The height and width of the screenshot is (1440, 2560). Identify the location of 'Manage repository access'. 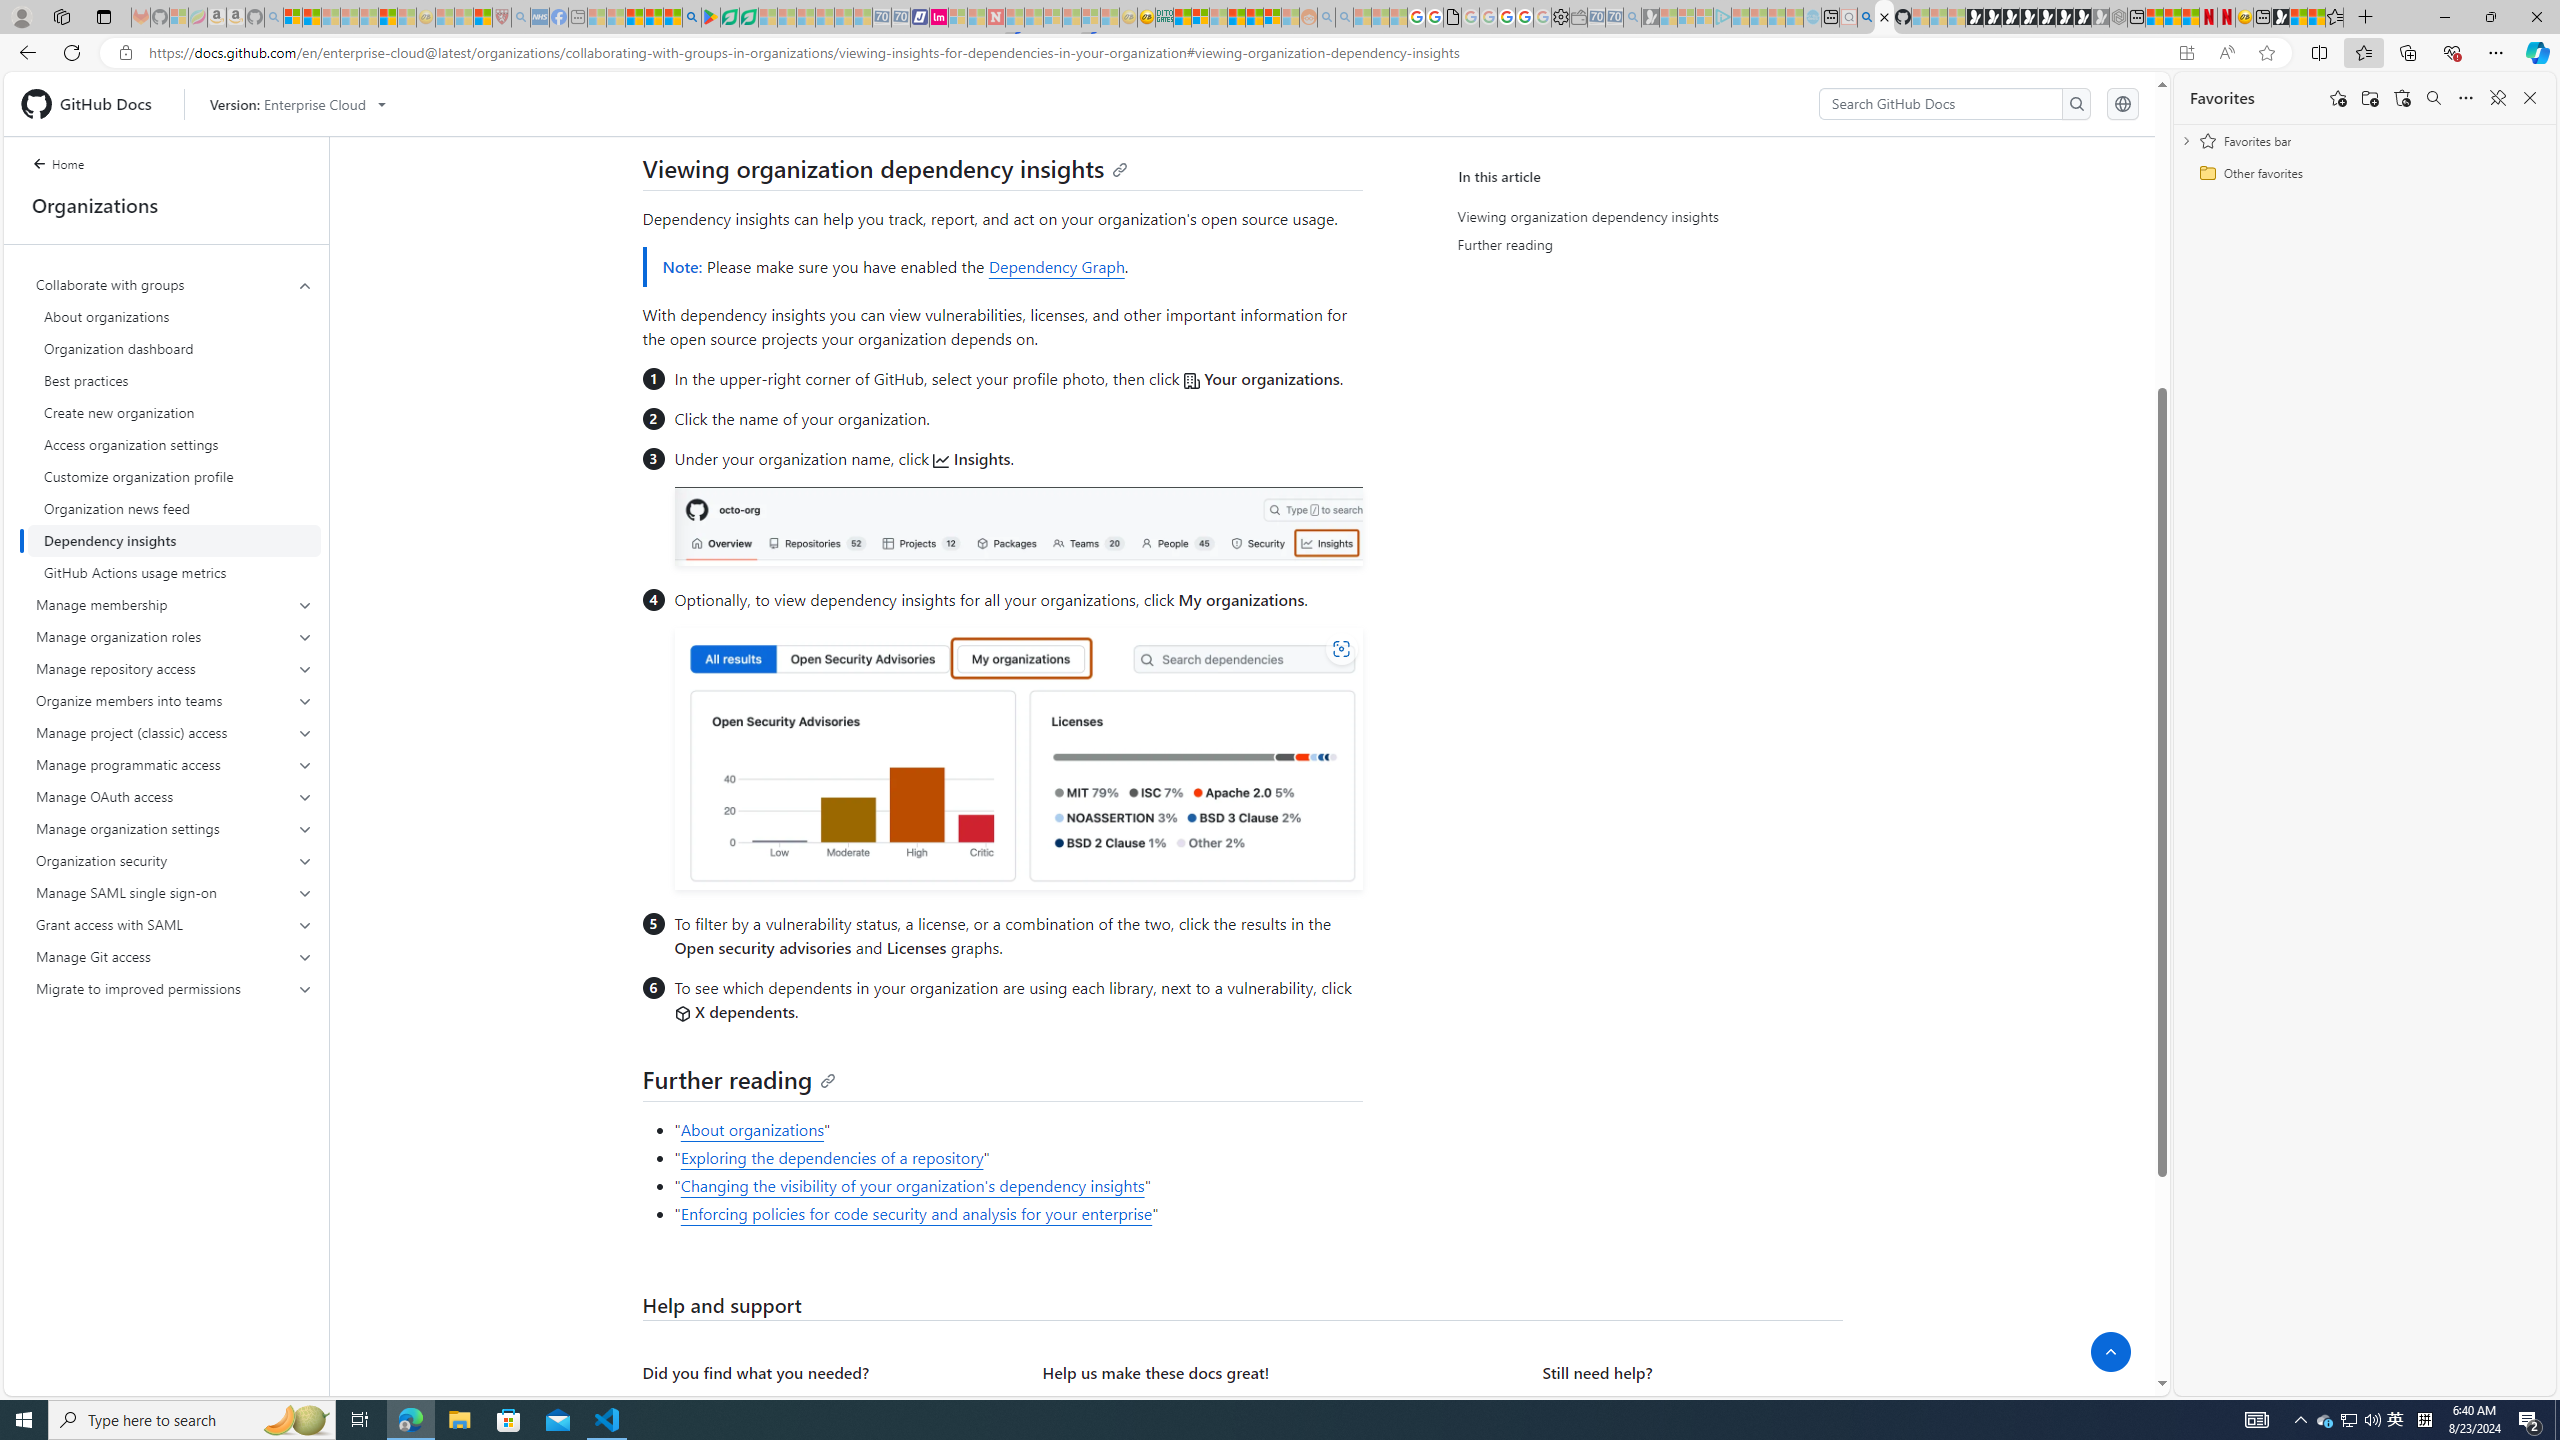
(174, 667).